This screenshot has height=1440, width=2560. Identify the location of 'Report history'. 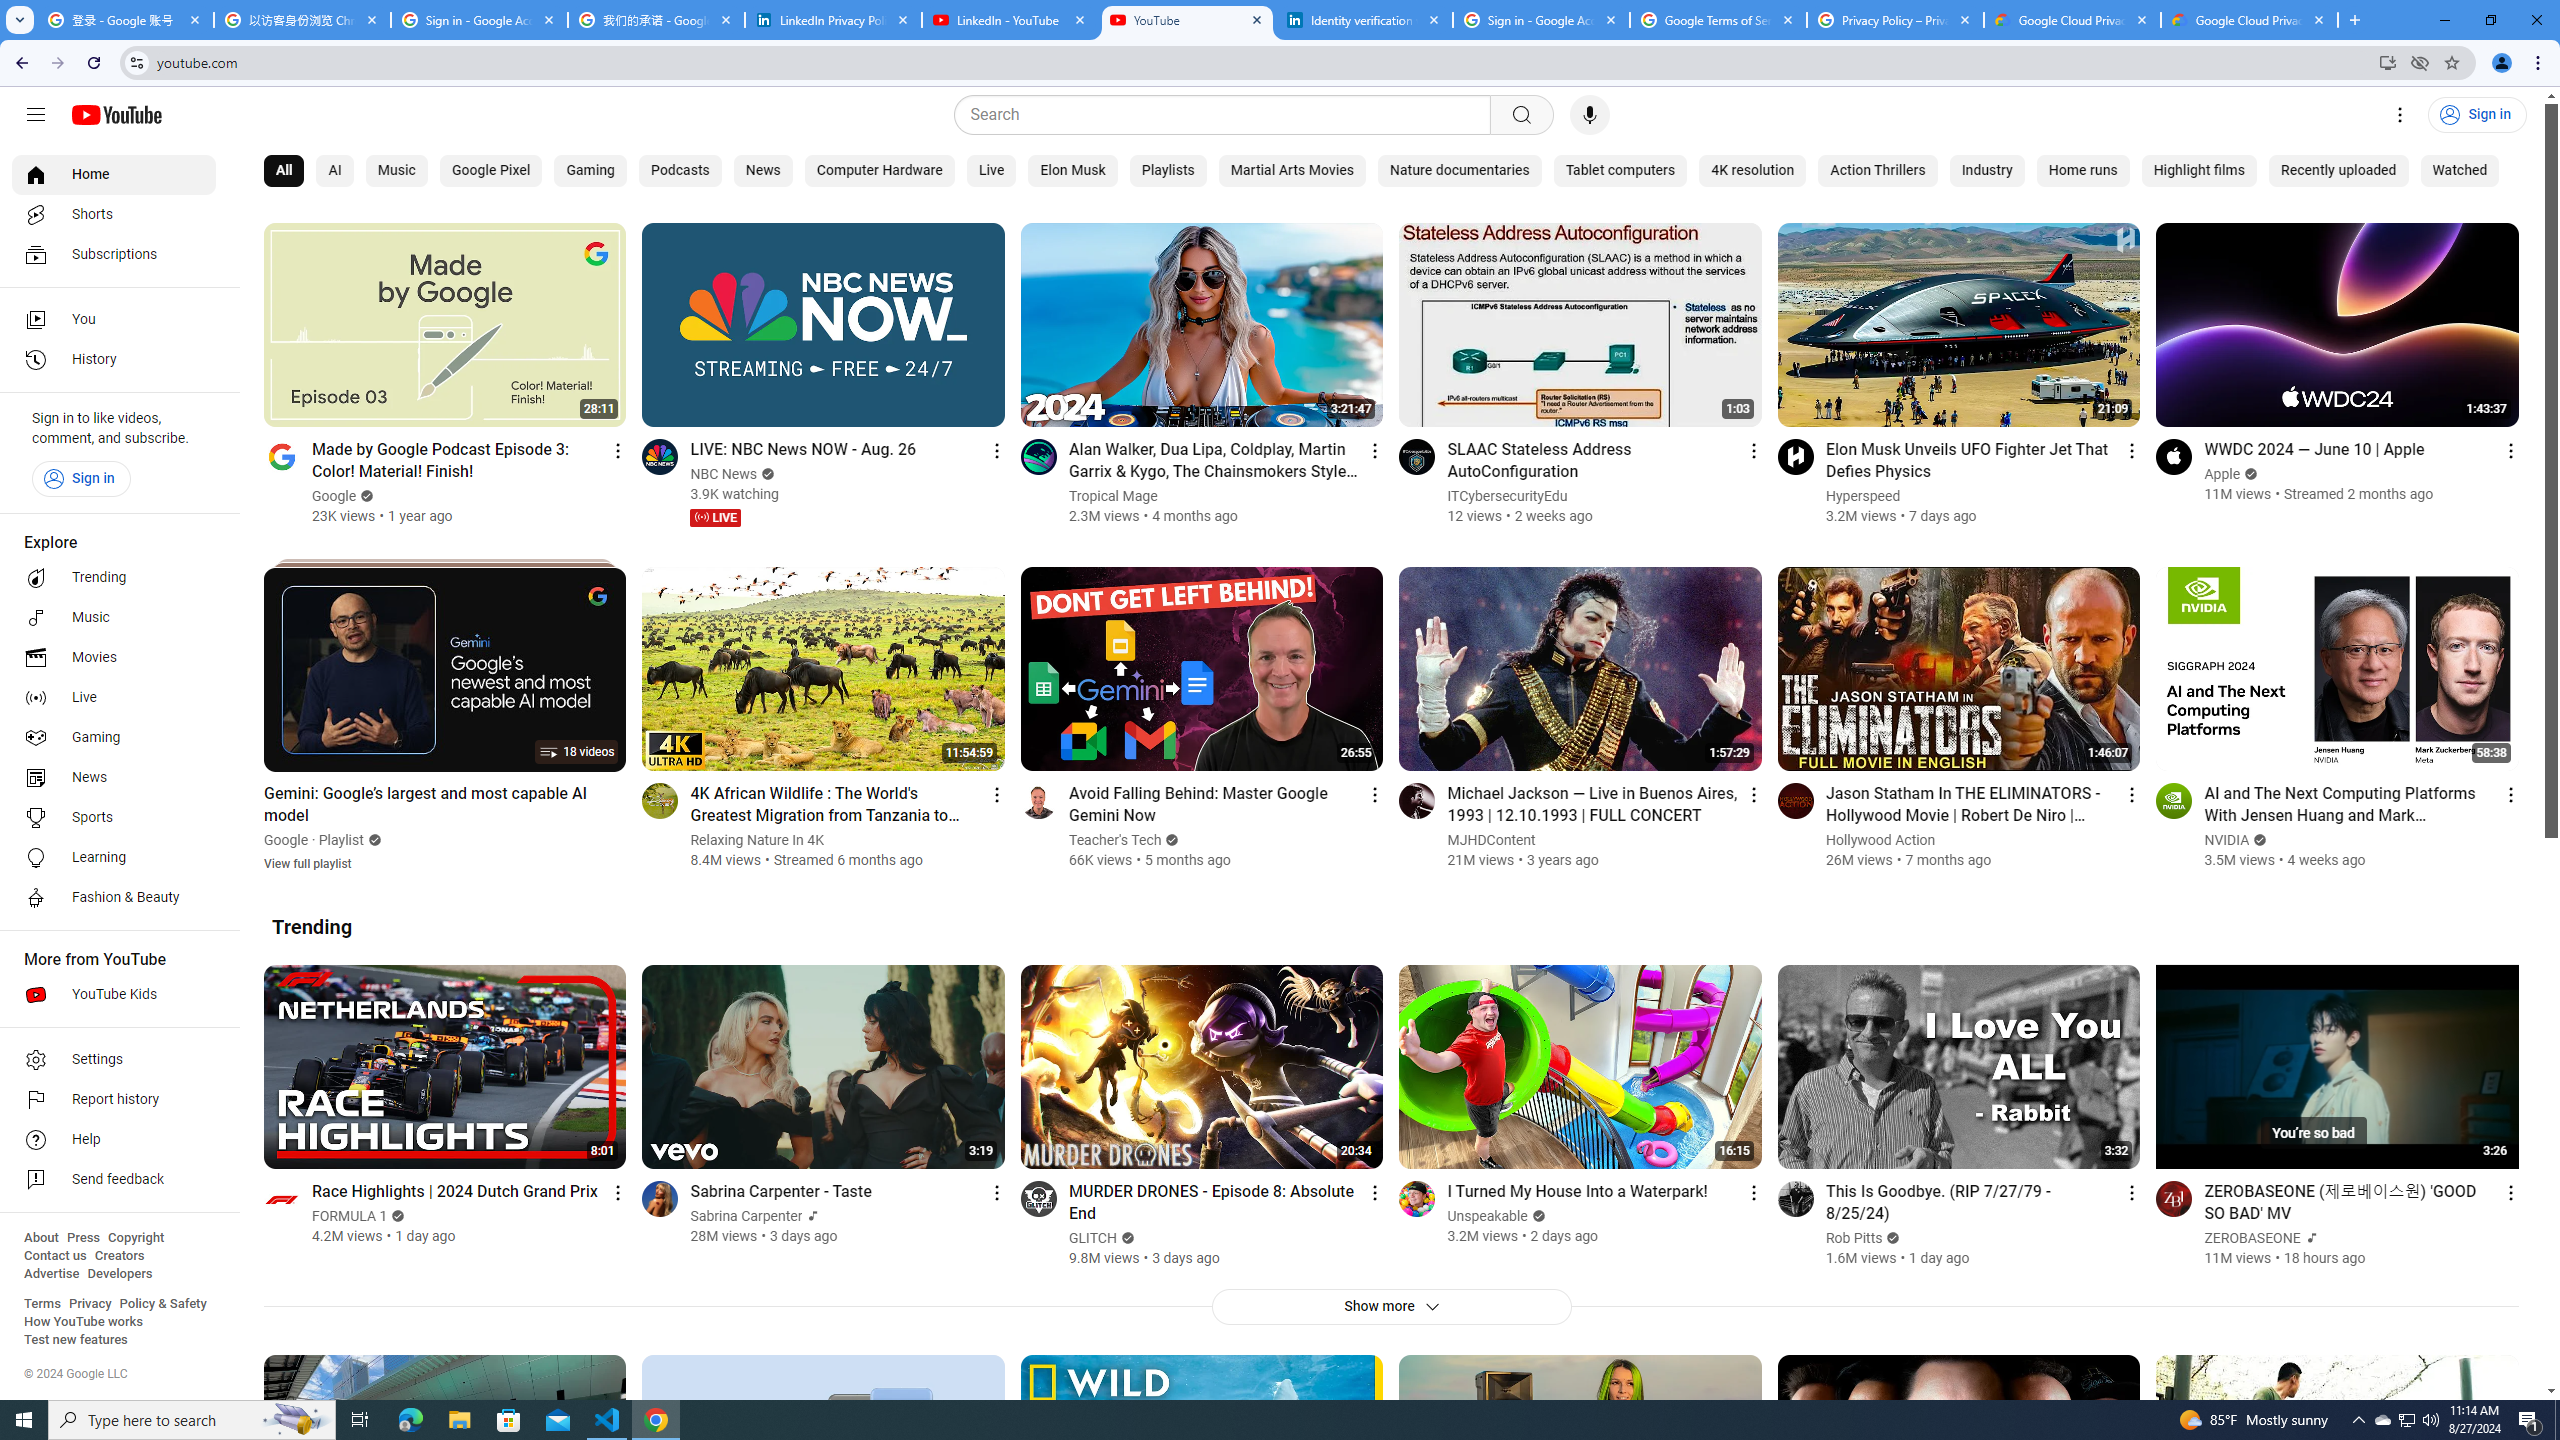
(113, 1099).